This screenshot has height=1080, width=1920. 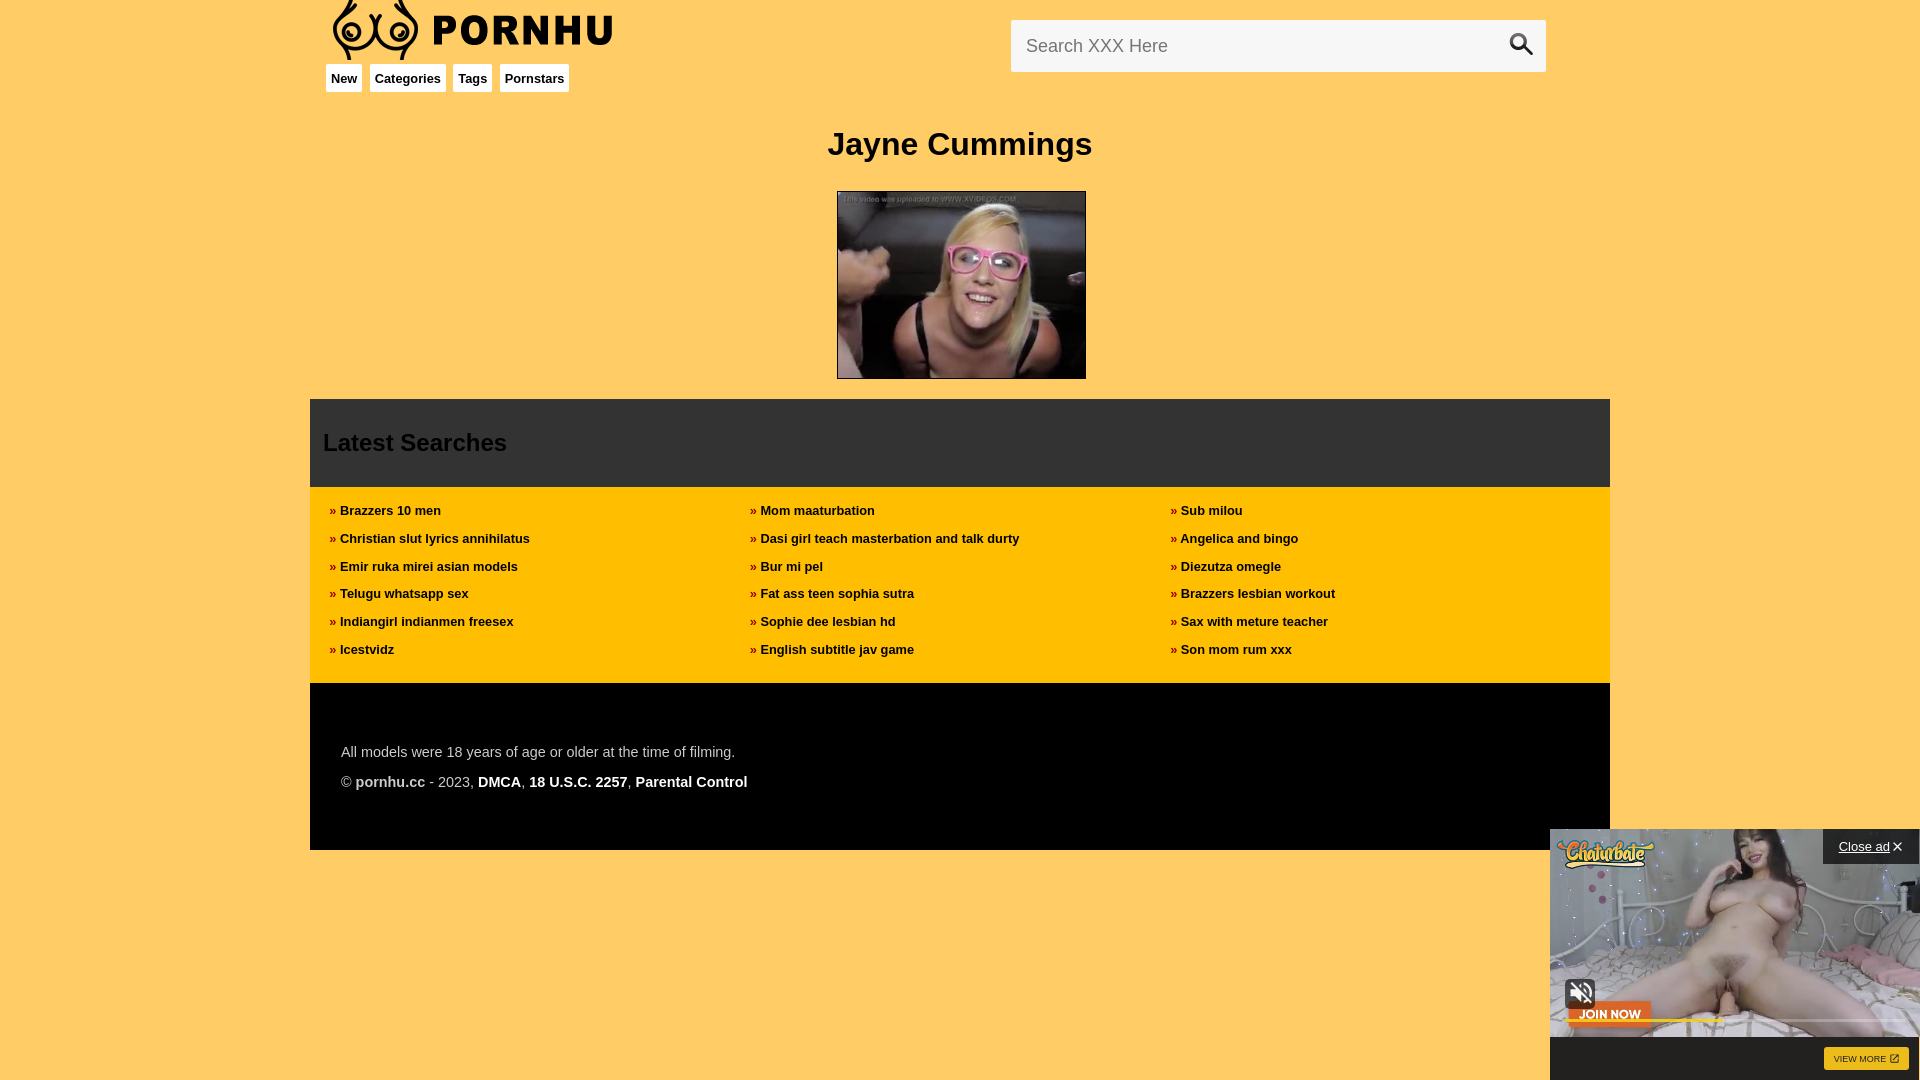 I want to click on 'Fat ass teen sophia sutra', so click(x=836, y=592).